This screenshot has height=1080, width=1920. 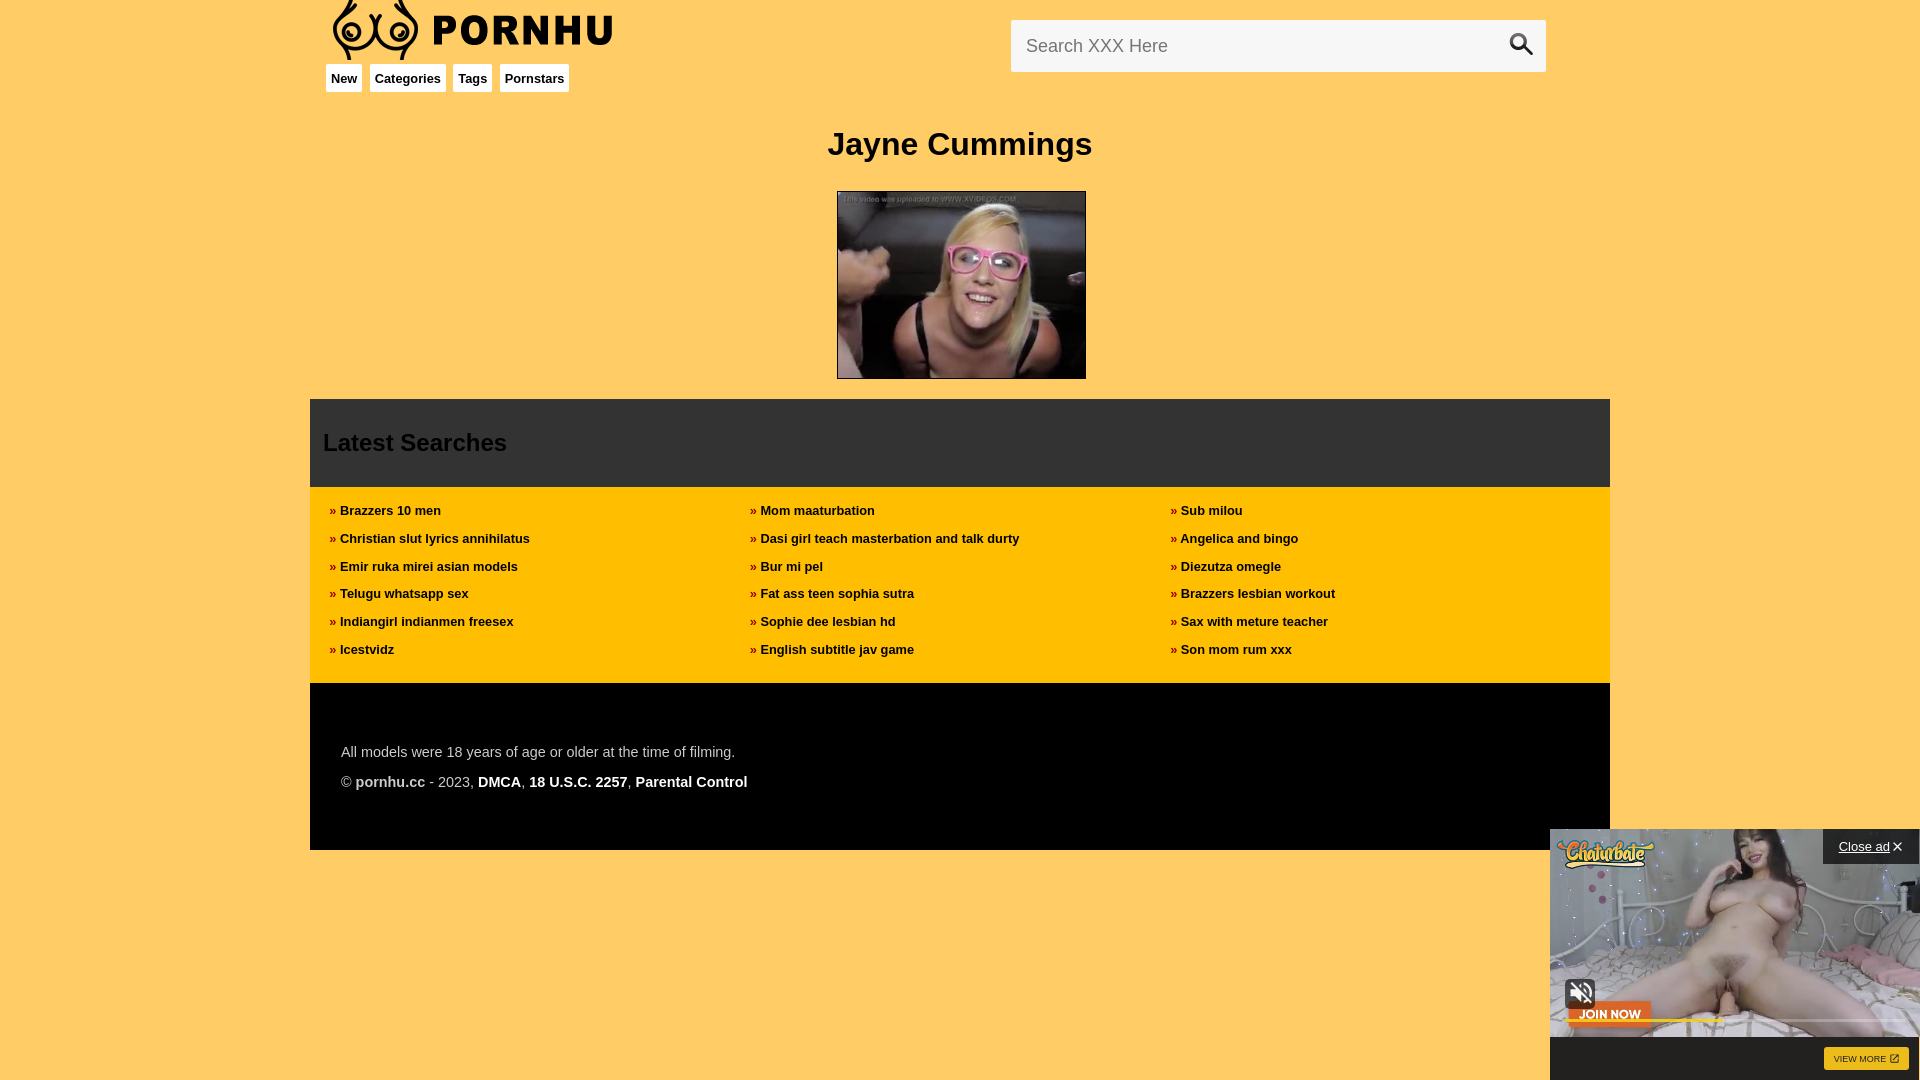 I want to click on 'Fat ass teen sophia sutra', so click(x=836, y=592).